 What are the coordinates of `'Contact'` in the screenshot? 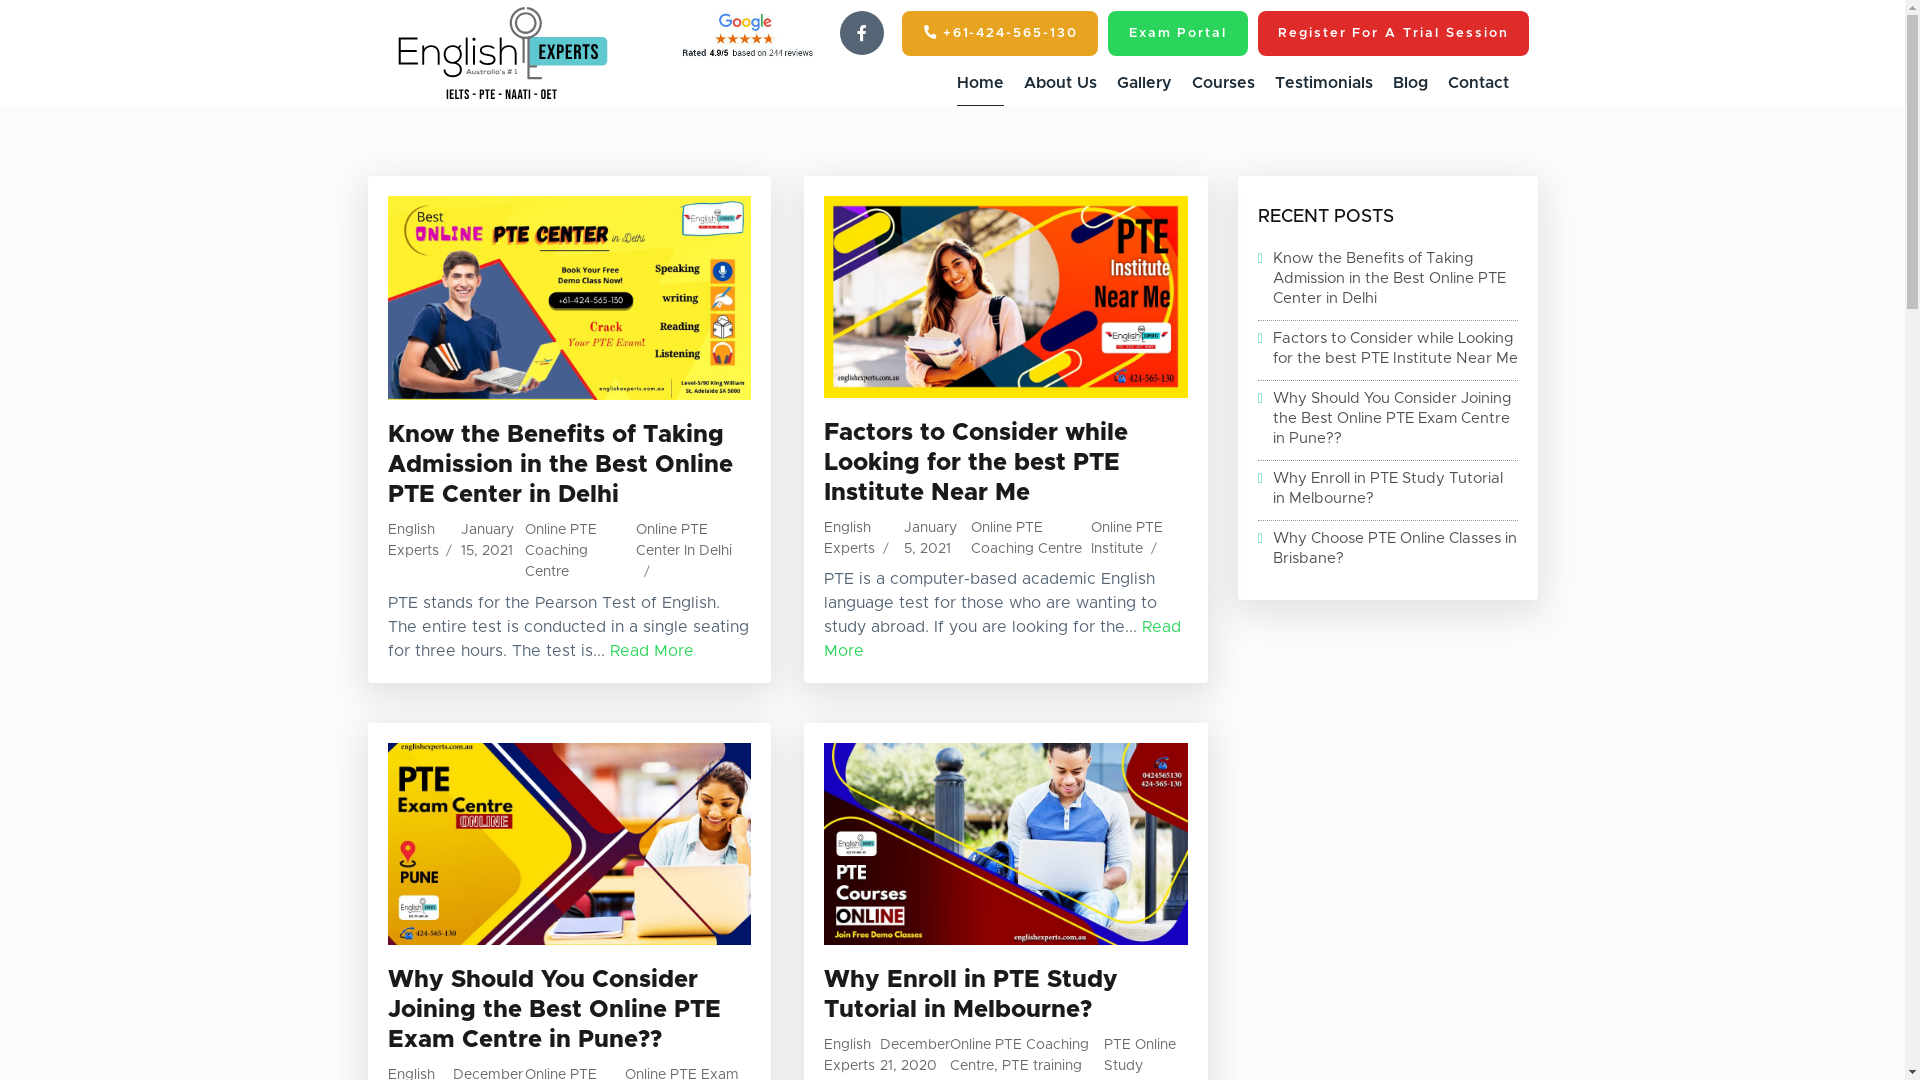 It's located at (1478, 82).